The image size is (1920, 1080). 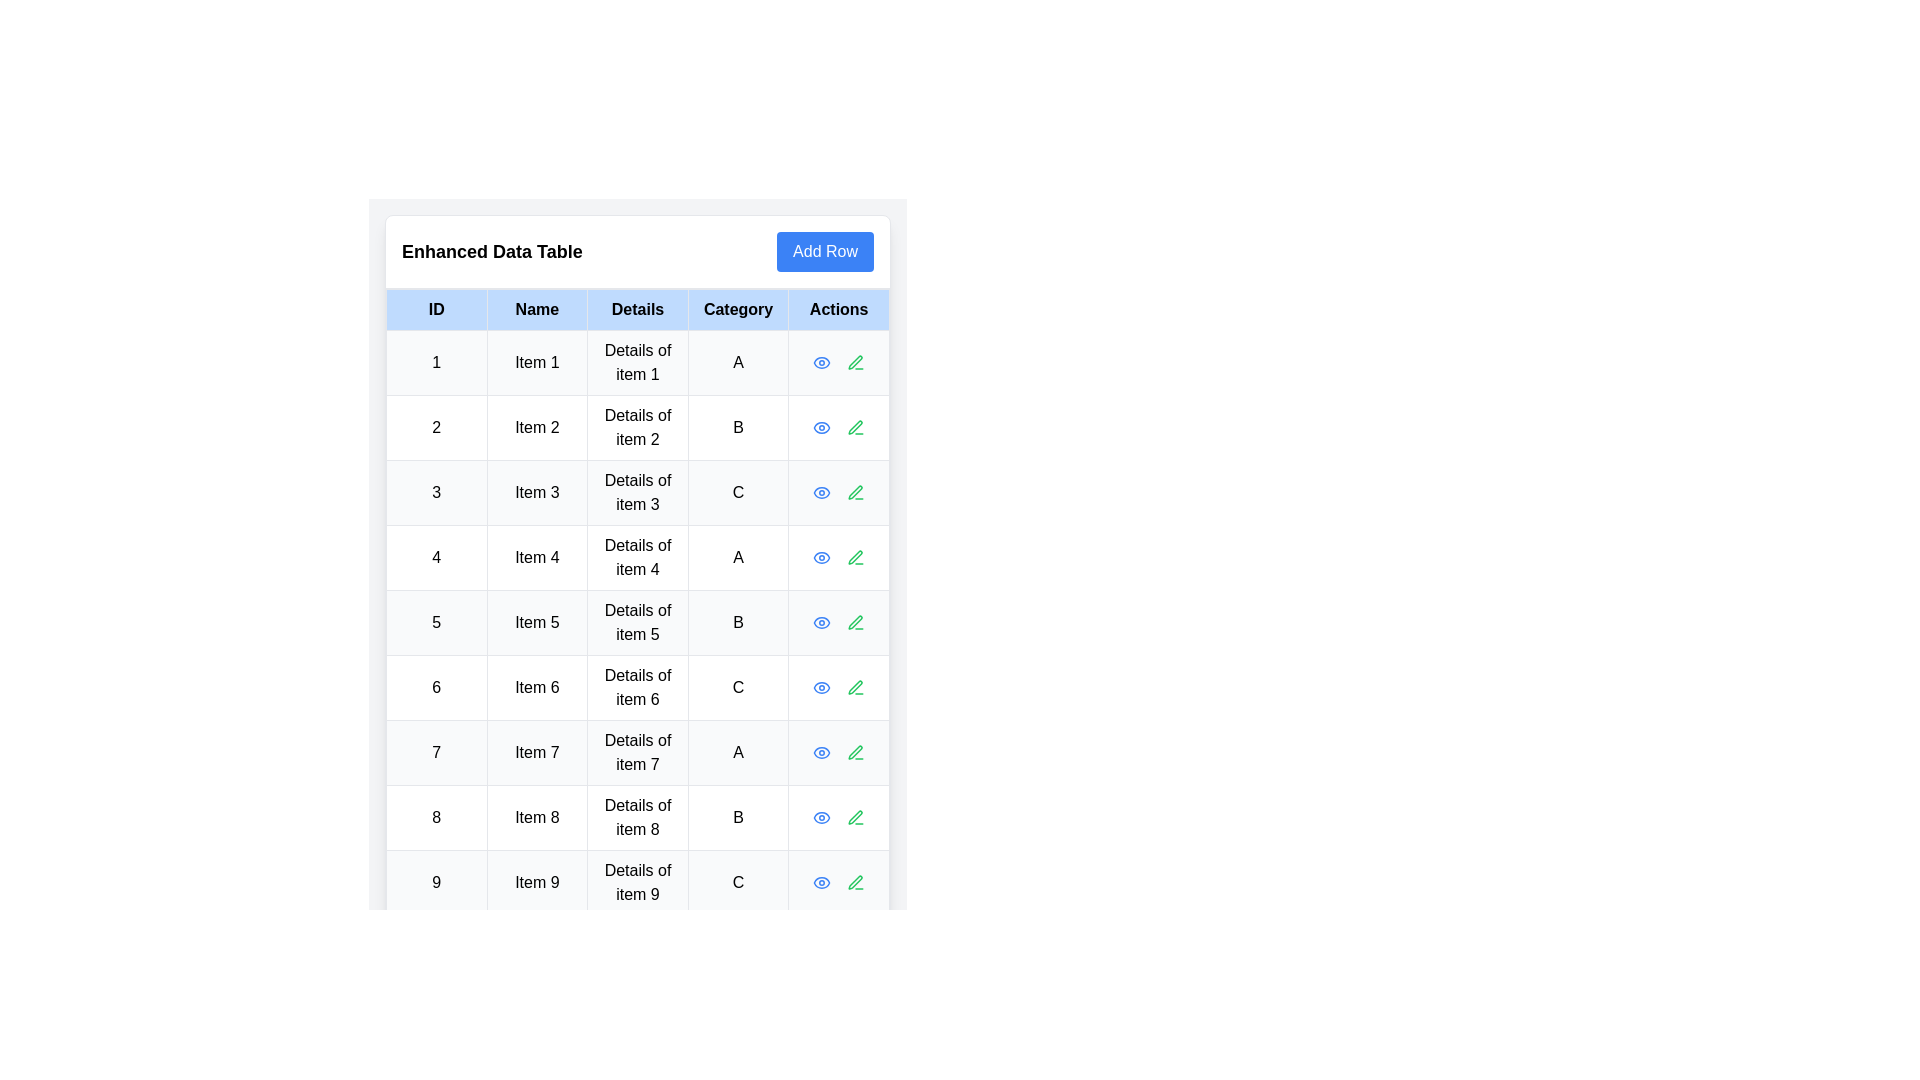 I want to click on the text label displaying 'Item 7' located in the 'Name' column of the seventh row in the data table, so click(x=537, y=752).